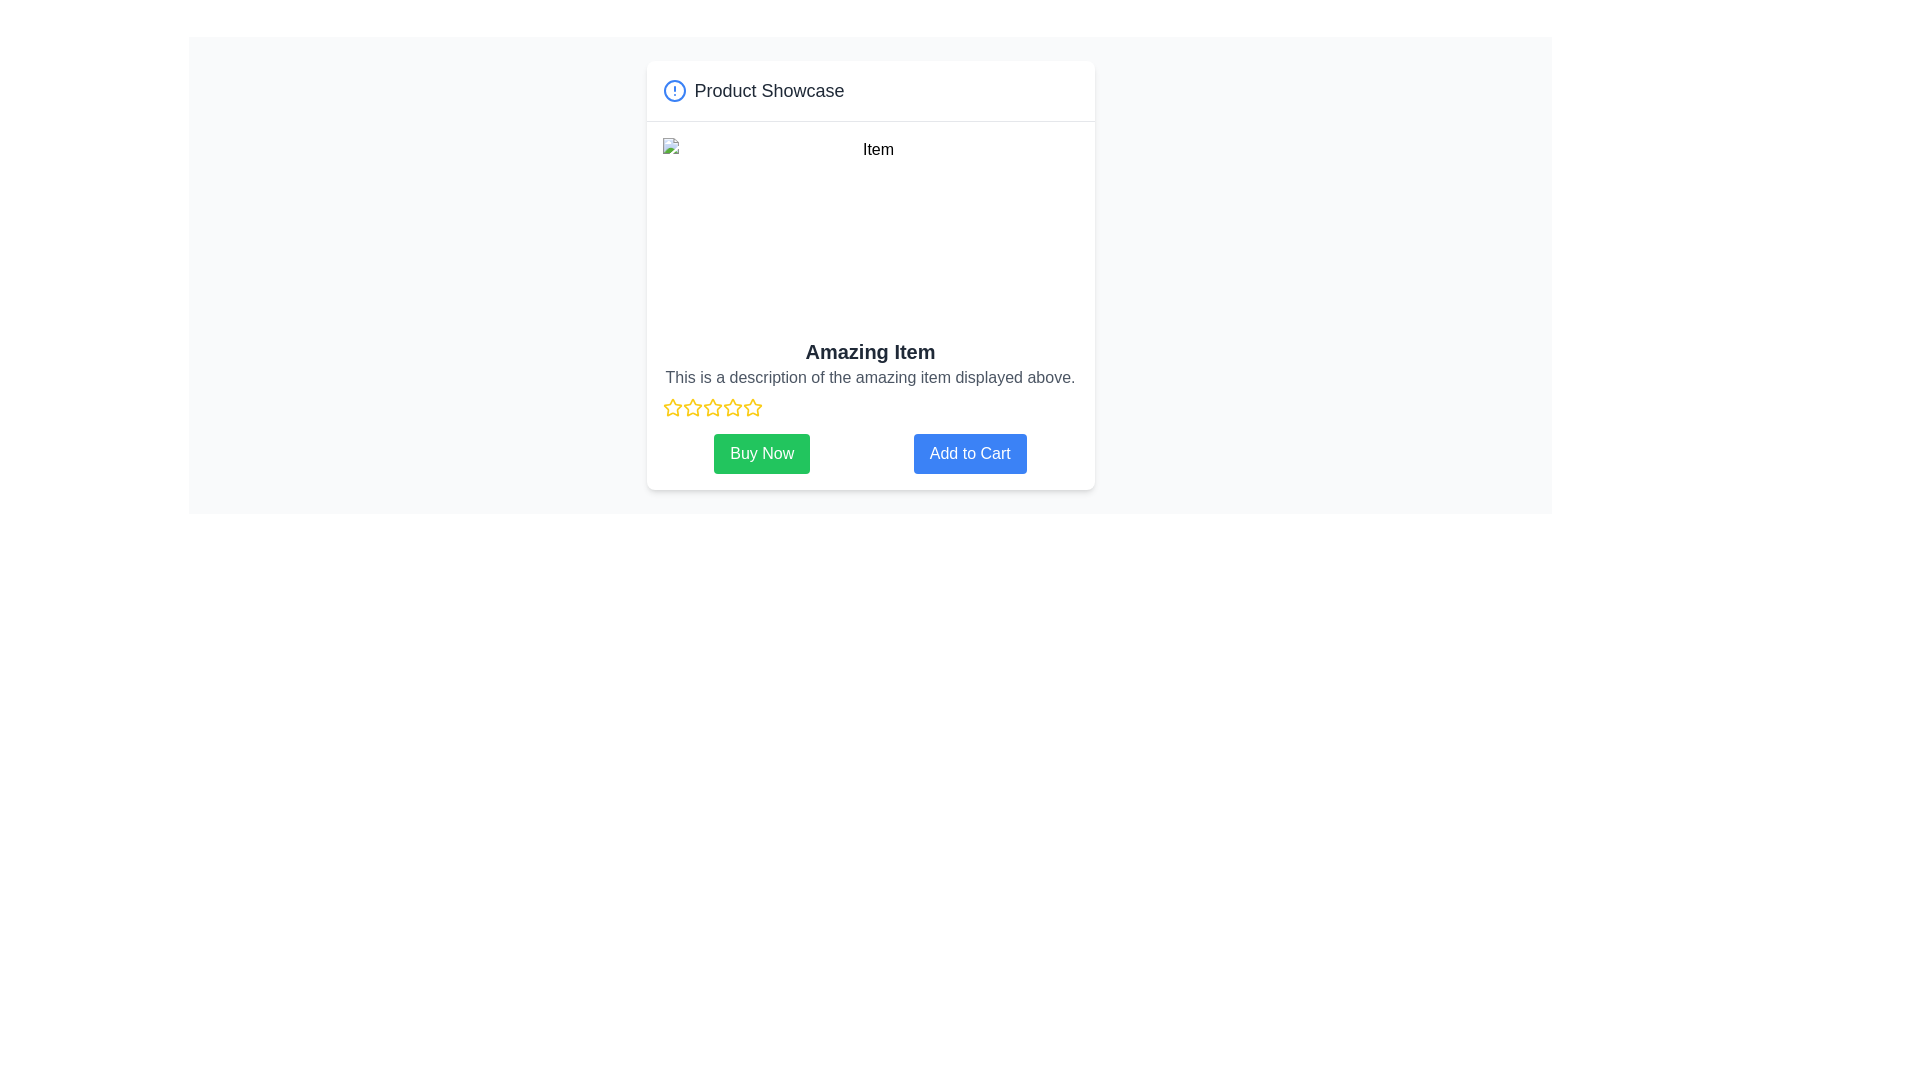  Describe the element at coordinates (870, 378) in the screenshot. I see `the descriptive text element located directly below the 'Amazing Item' heading and above the horizontal sequence of yellow stars and buttons` at that location.